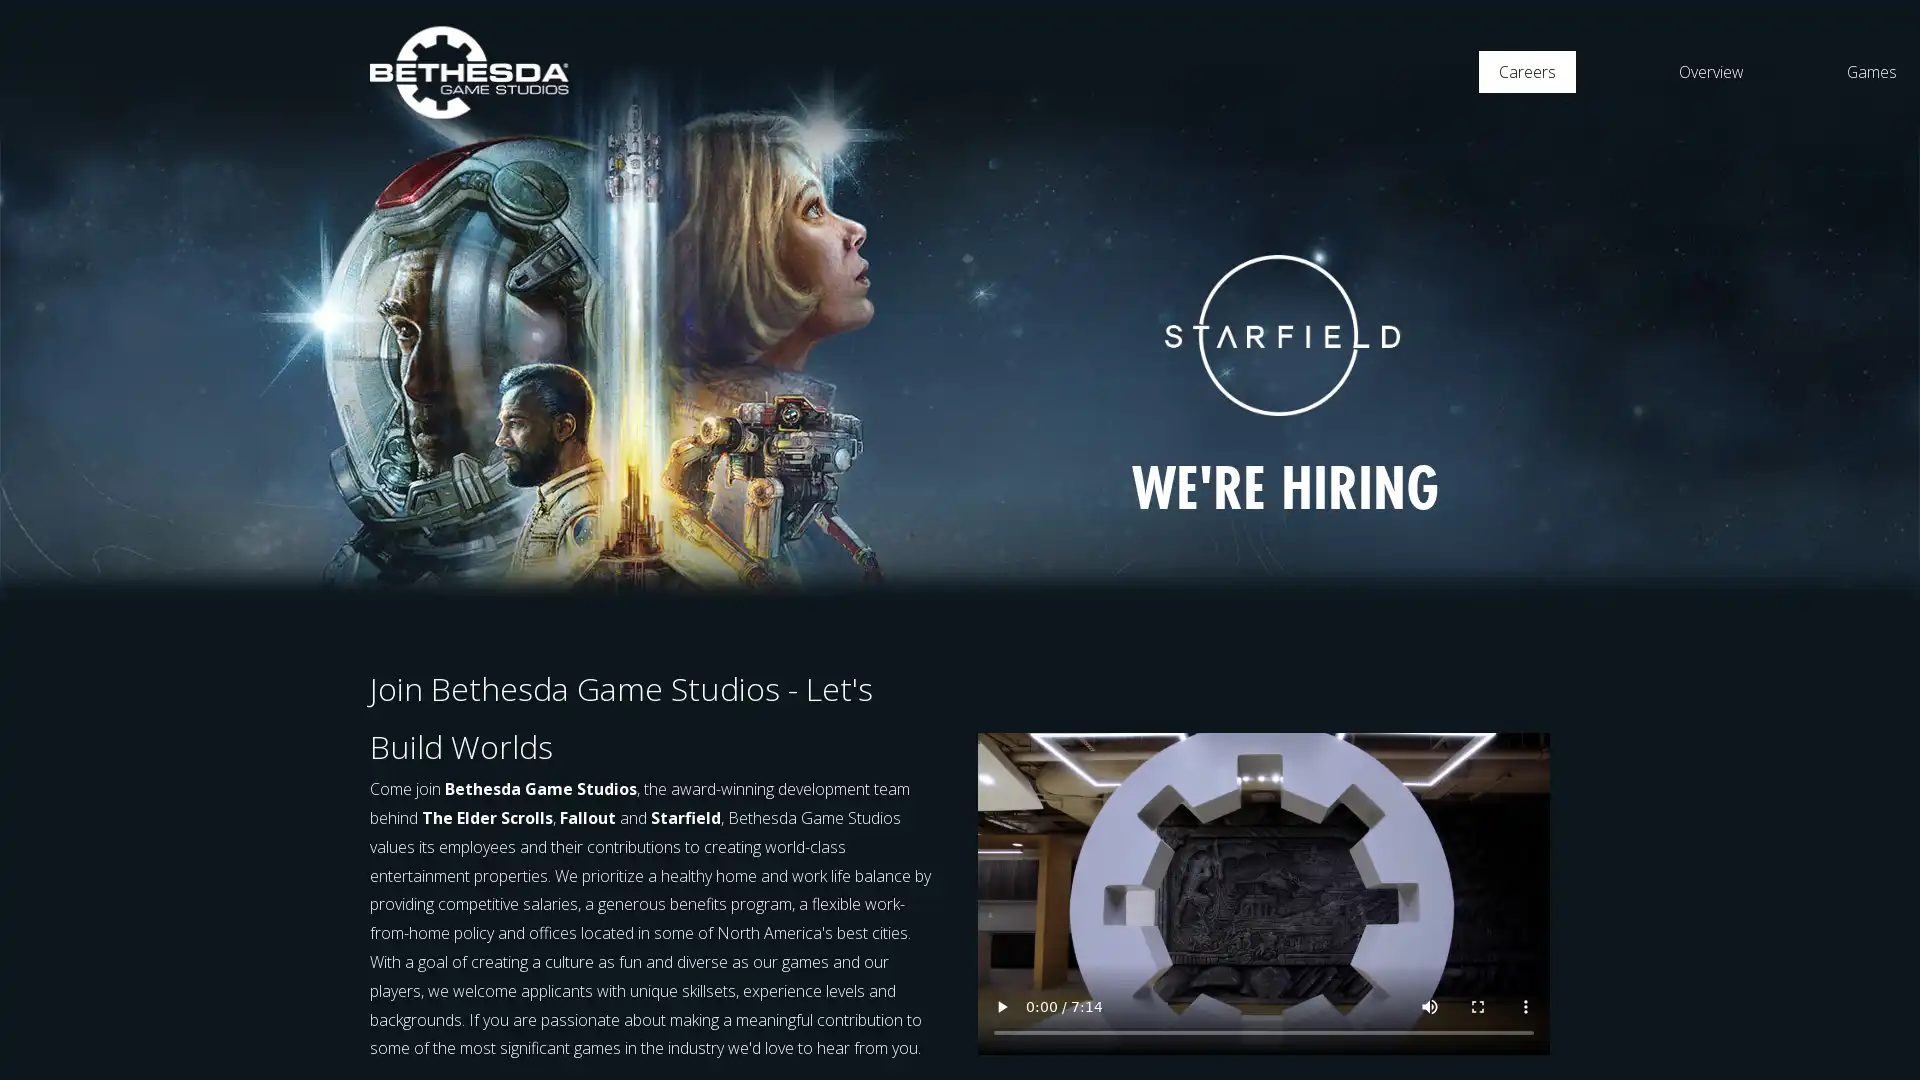 The width and height of the screenshot is (1920, 1080). Describe the element at coordinates (1478, 1006) in the screenshot. I see `enter full screen` at that location.